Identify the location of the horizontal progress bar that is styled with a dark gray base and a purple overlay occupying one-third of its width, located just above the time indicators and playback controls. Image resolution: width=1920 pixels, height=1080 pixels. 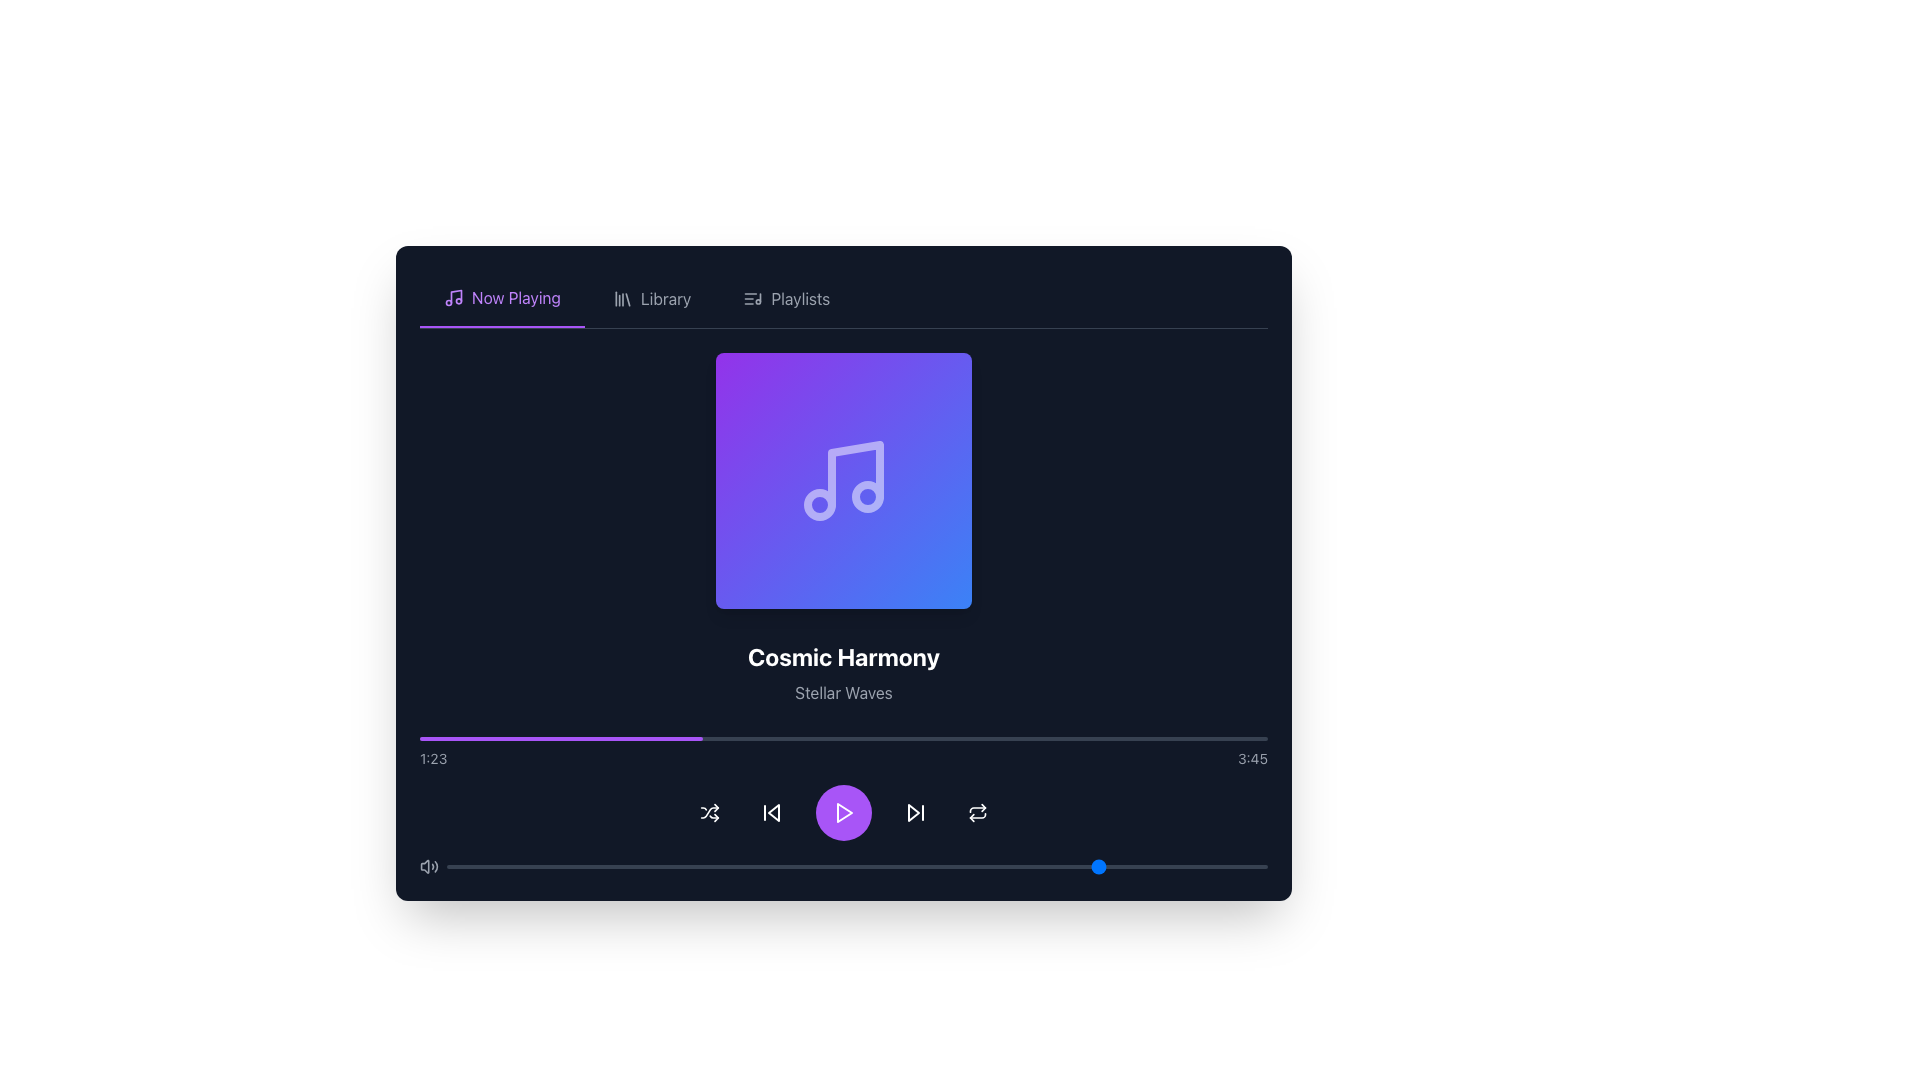
(844, 739).